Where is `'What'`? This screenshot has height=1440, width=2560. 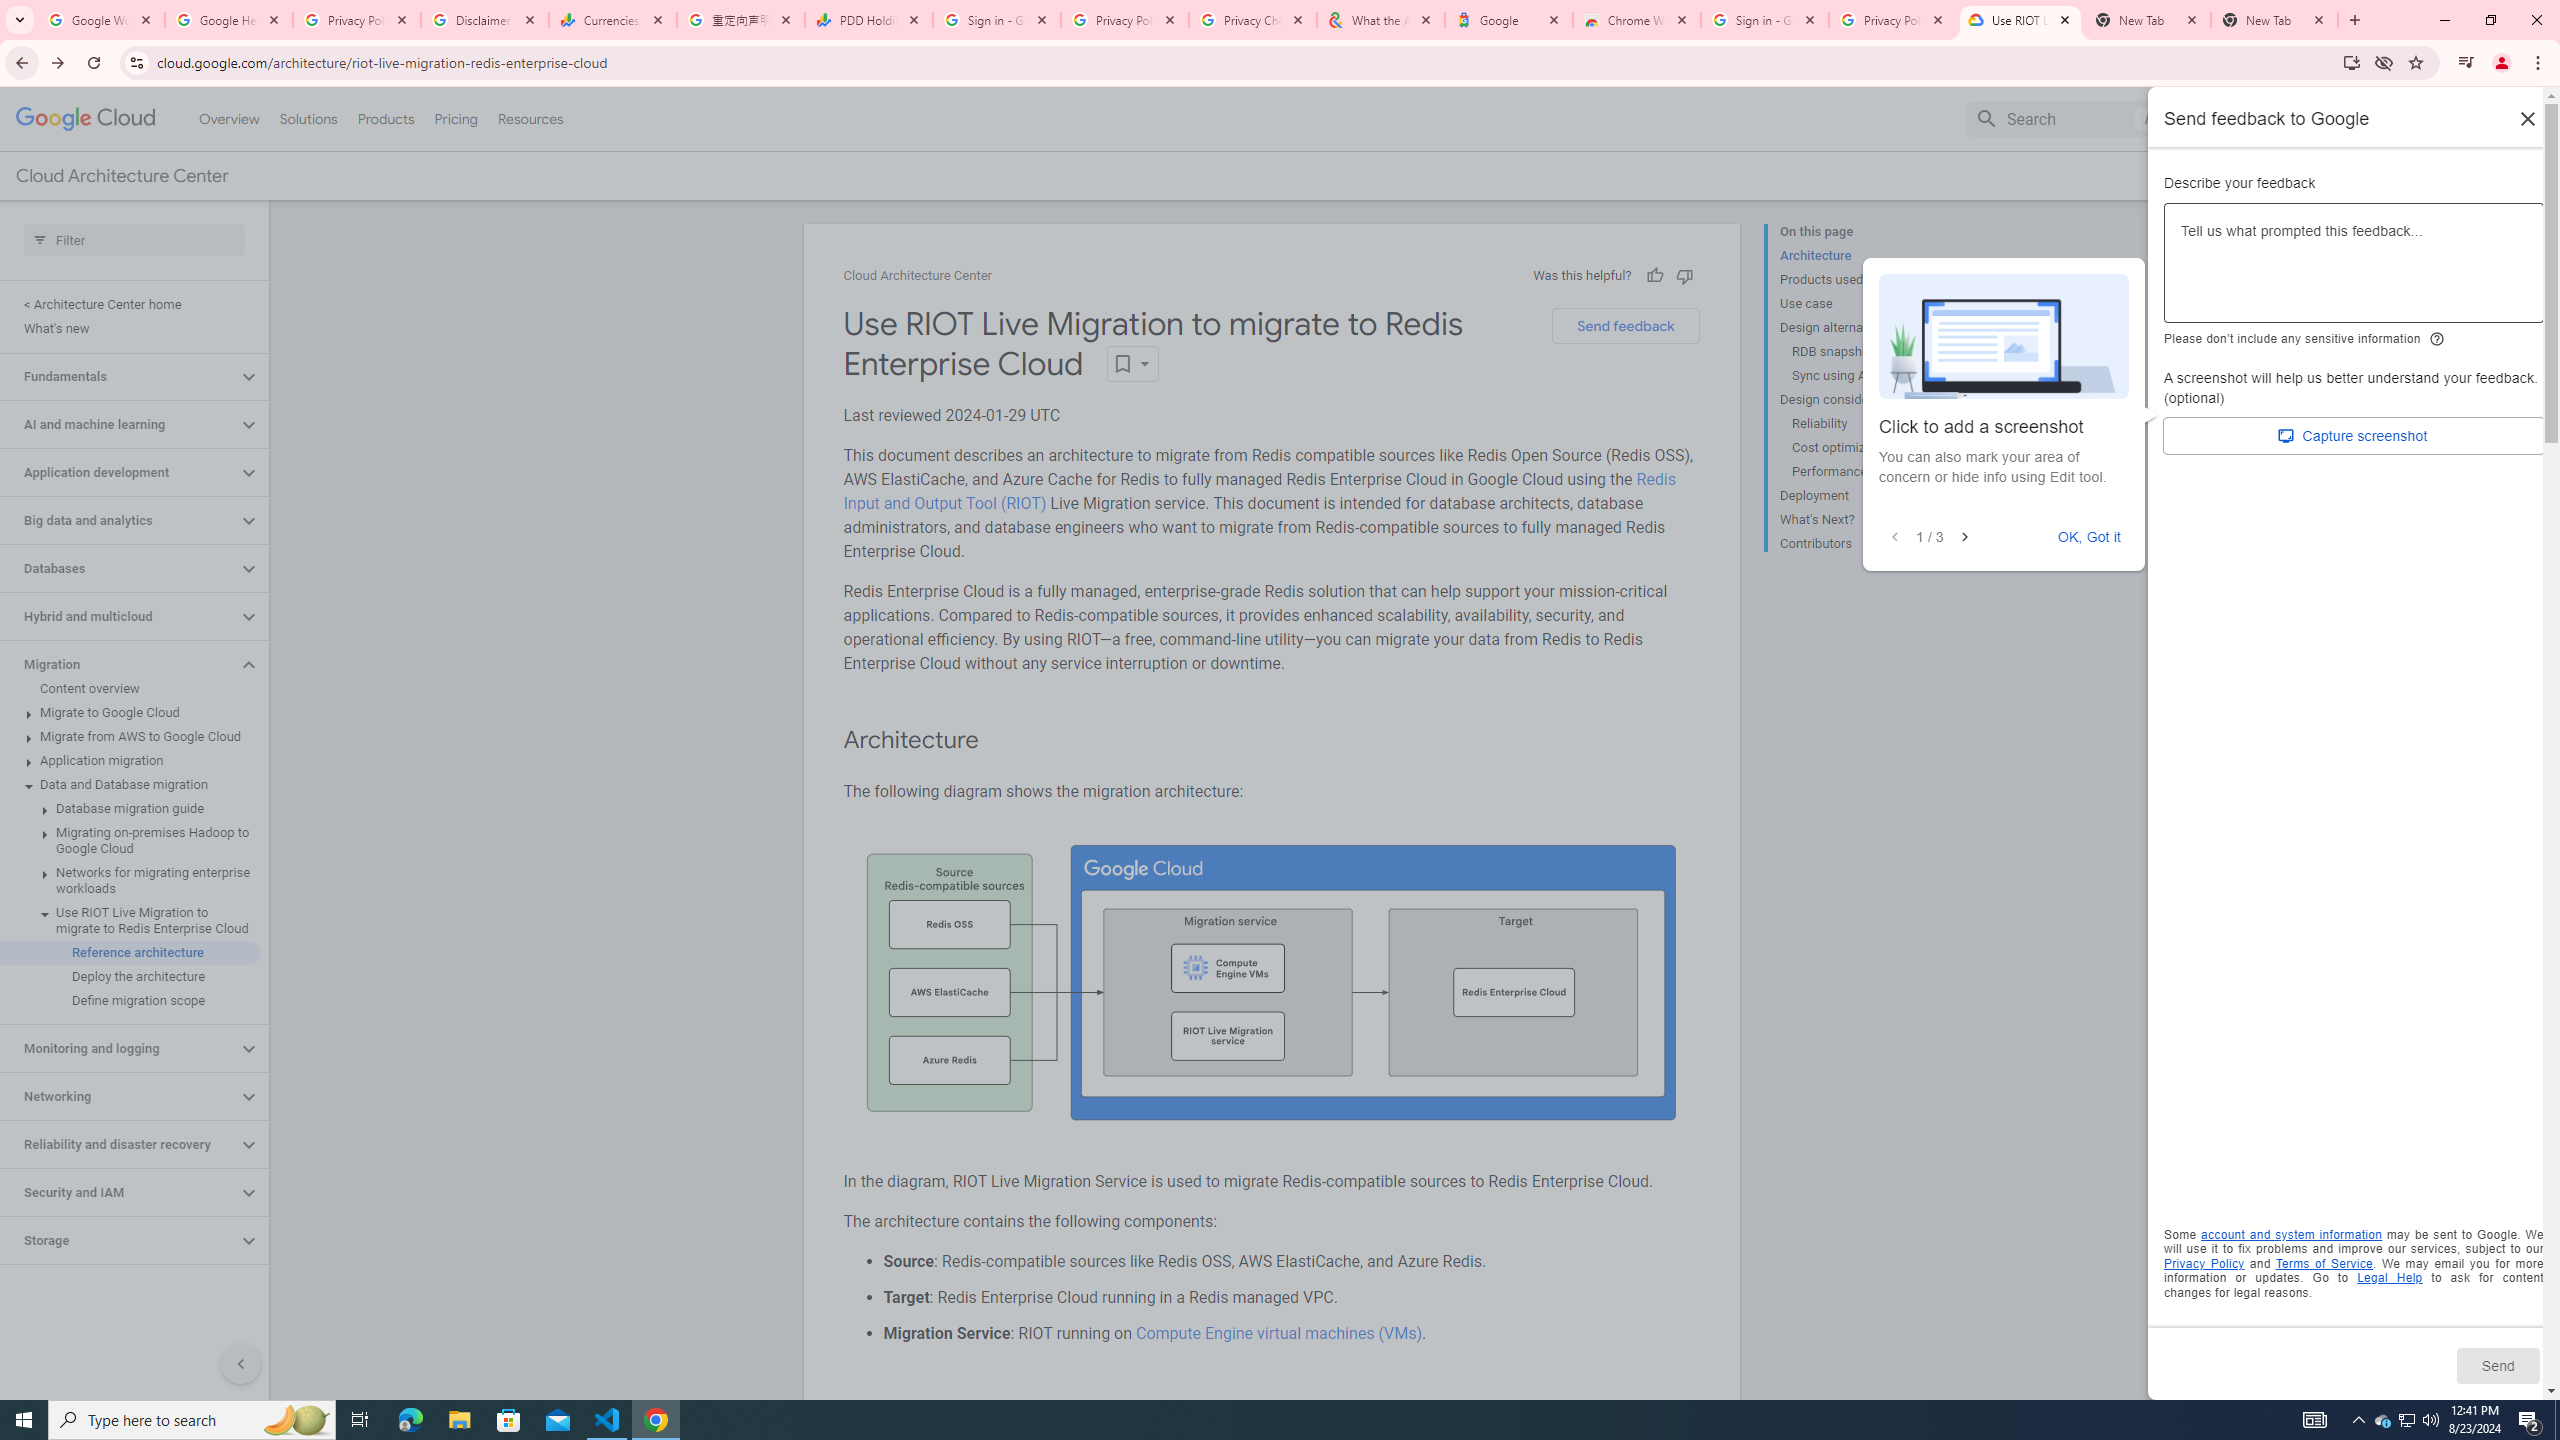
'What' is located at coordinates (1860, 518).